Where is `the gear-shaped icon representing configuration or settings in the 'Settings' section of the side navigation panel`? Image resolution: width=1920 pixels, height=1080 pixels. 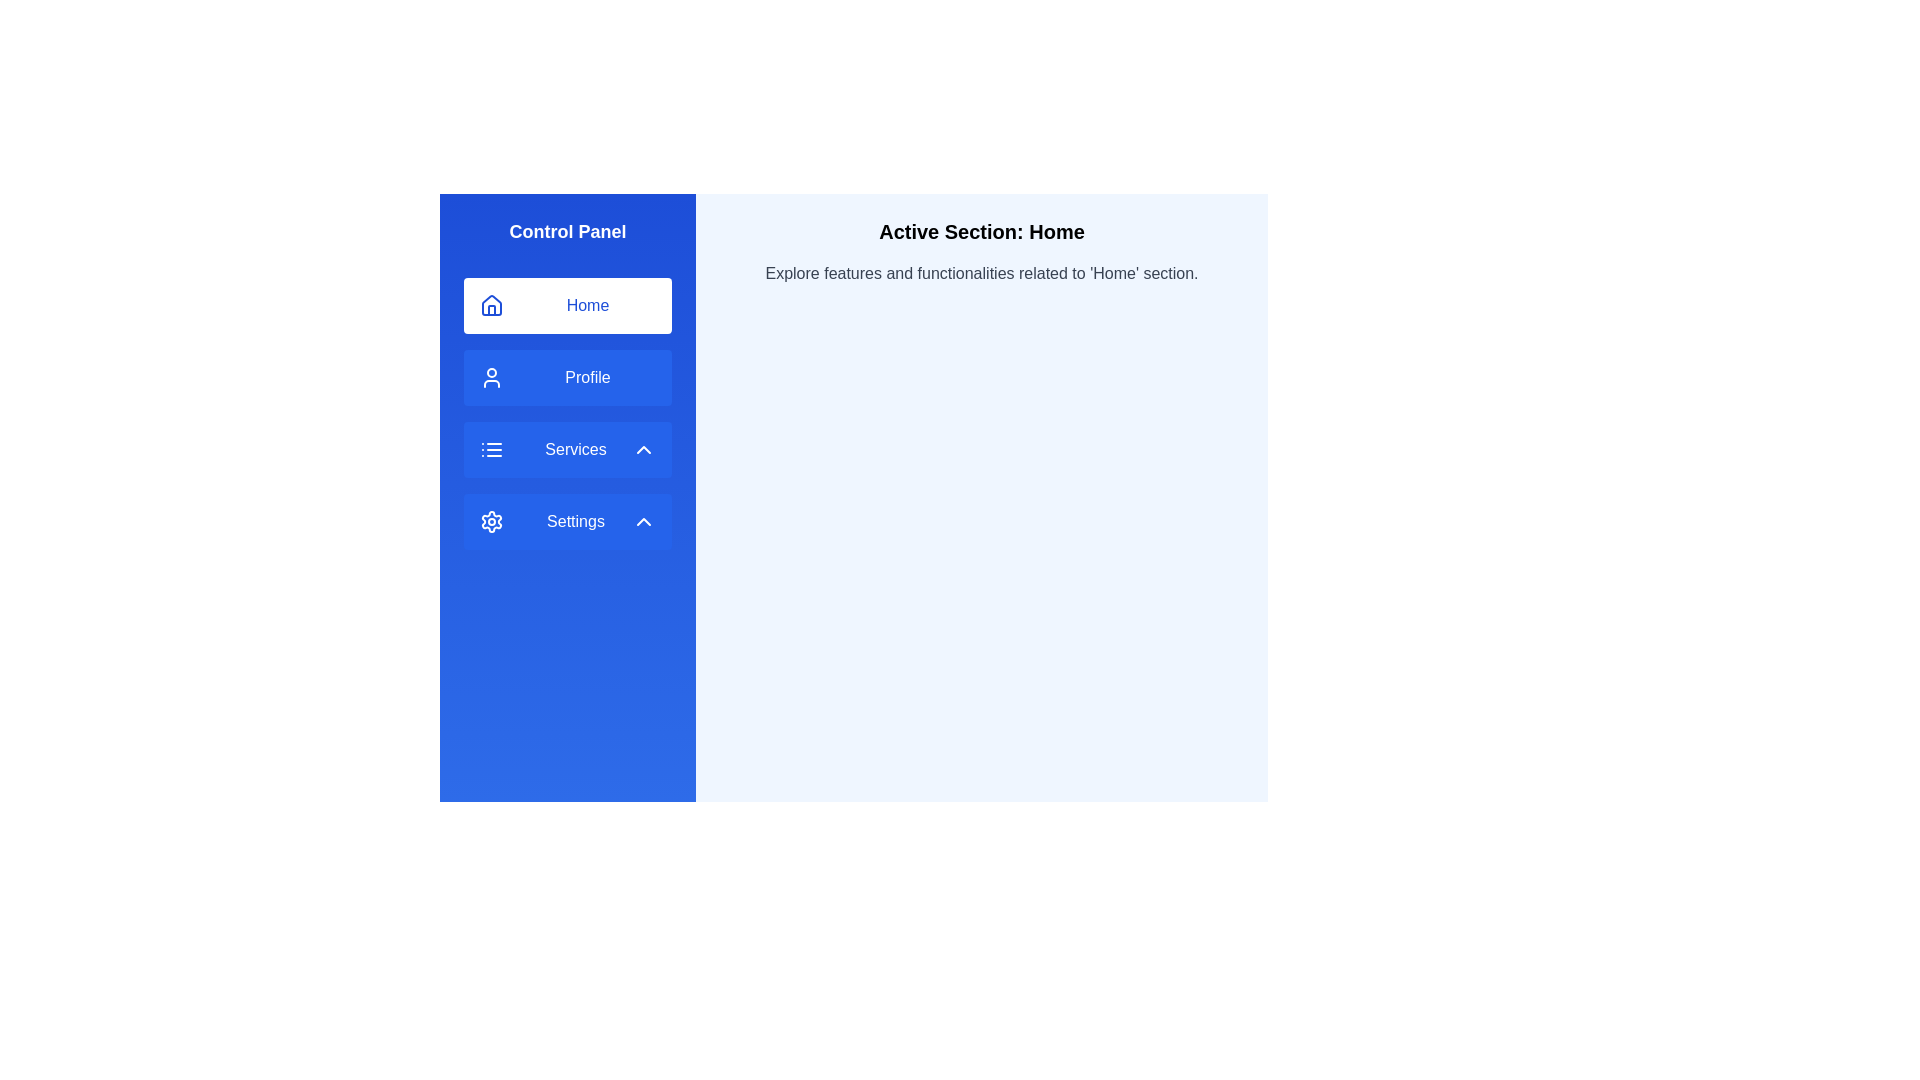 the gear-shaped icon representing configuration or settings in the 'Settings' section of the side navigation panel is located at coordinates (491, 520).